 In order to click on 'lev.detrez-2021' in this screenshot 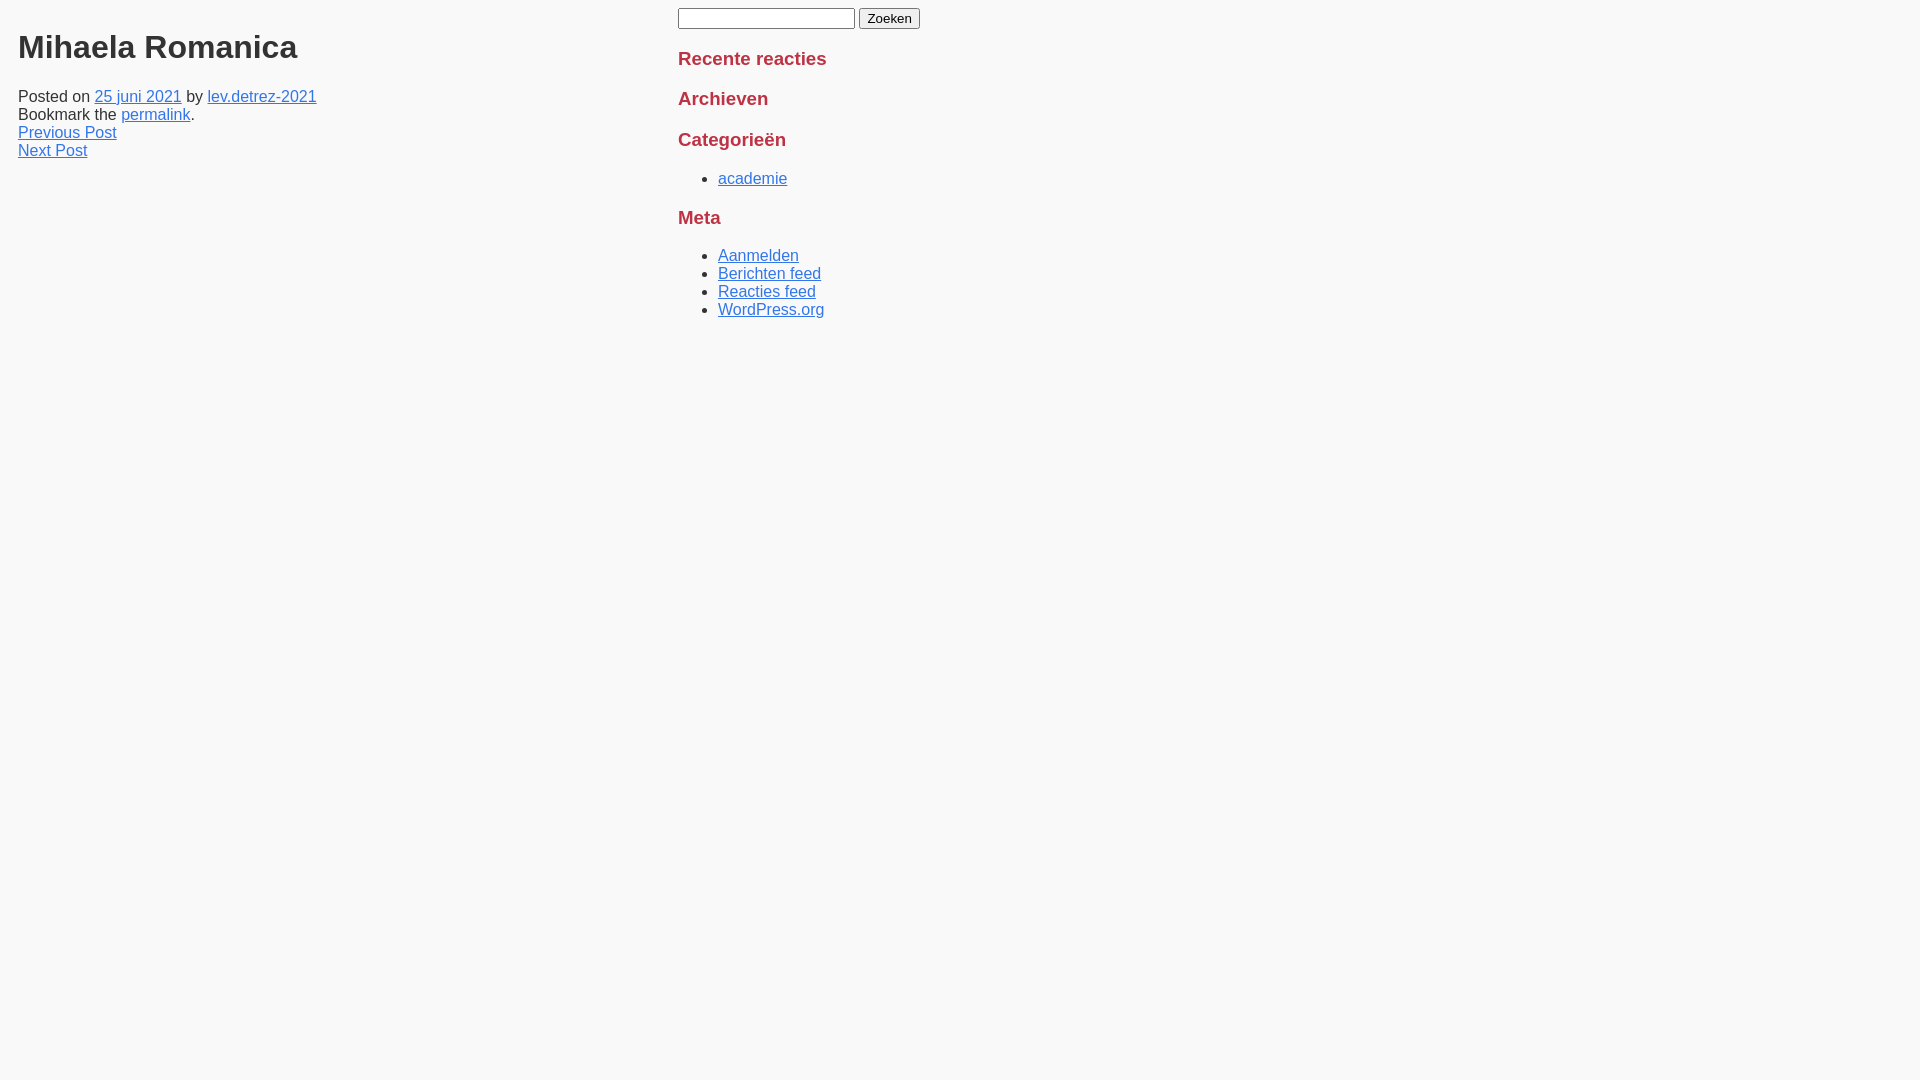, I will do `click(207, 96)`.